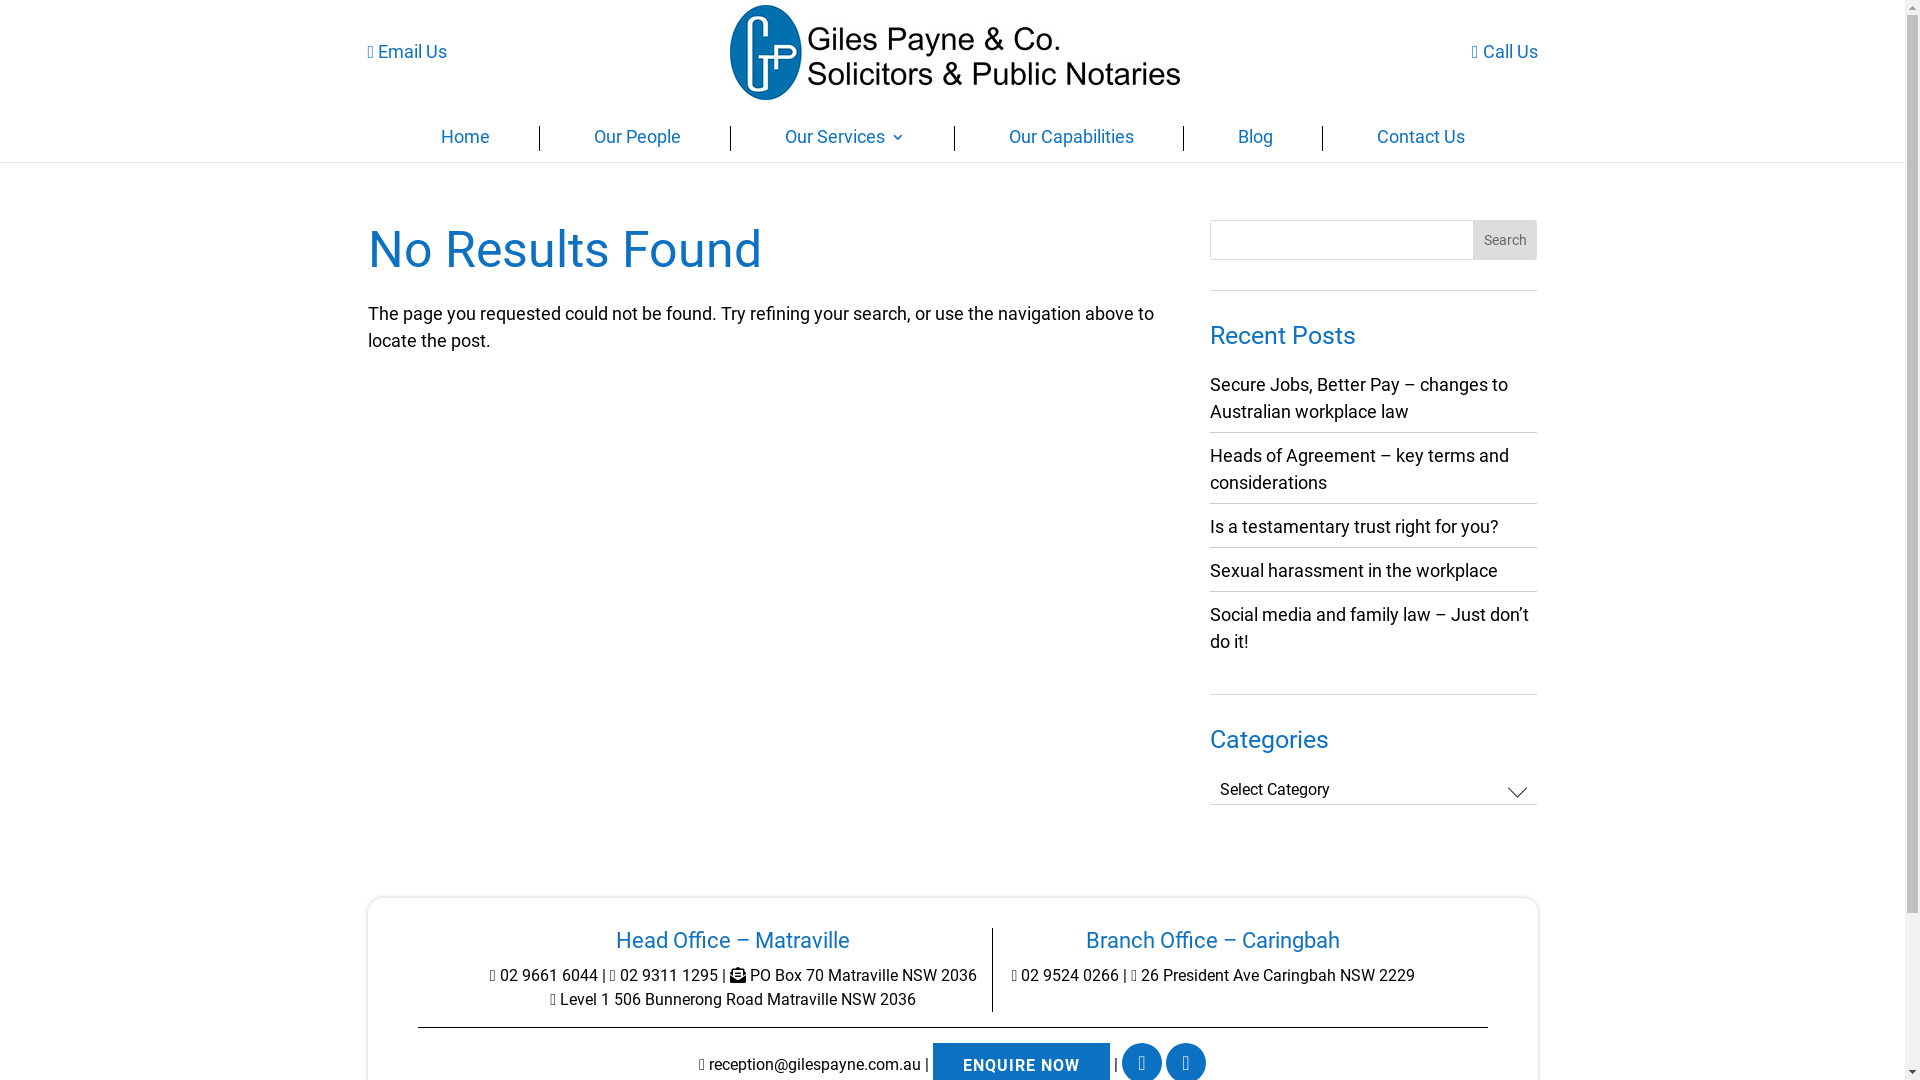  Describe the element at coordinates (1505, 50) in the screenshot. I see `'Call Us'` at that location.